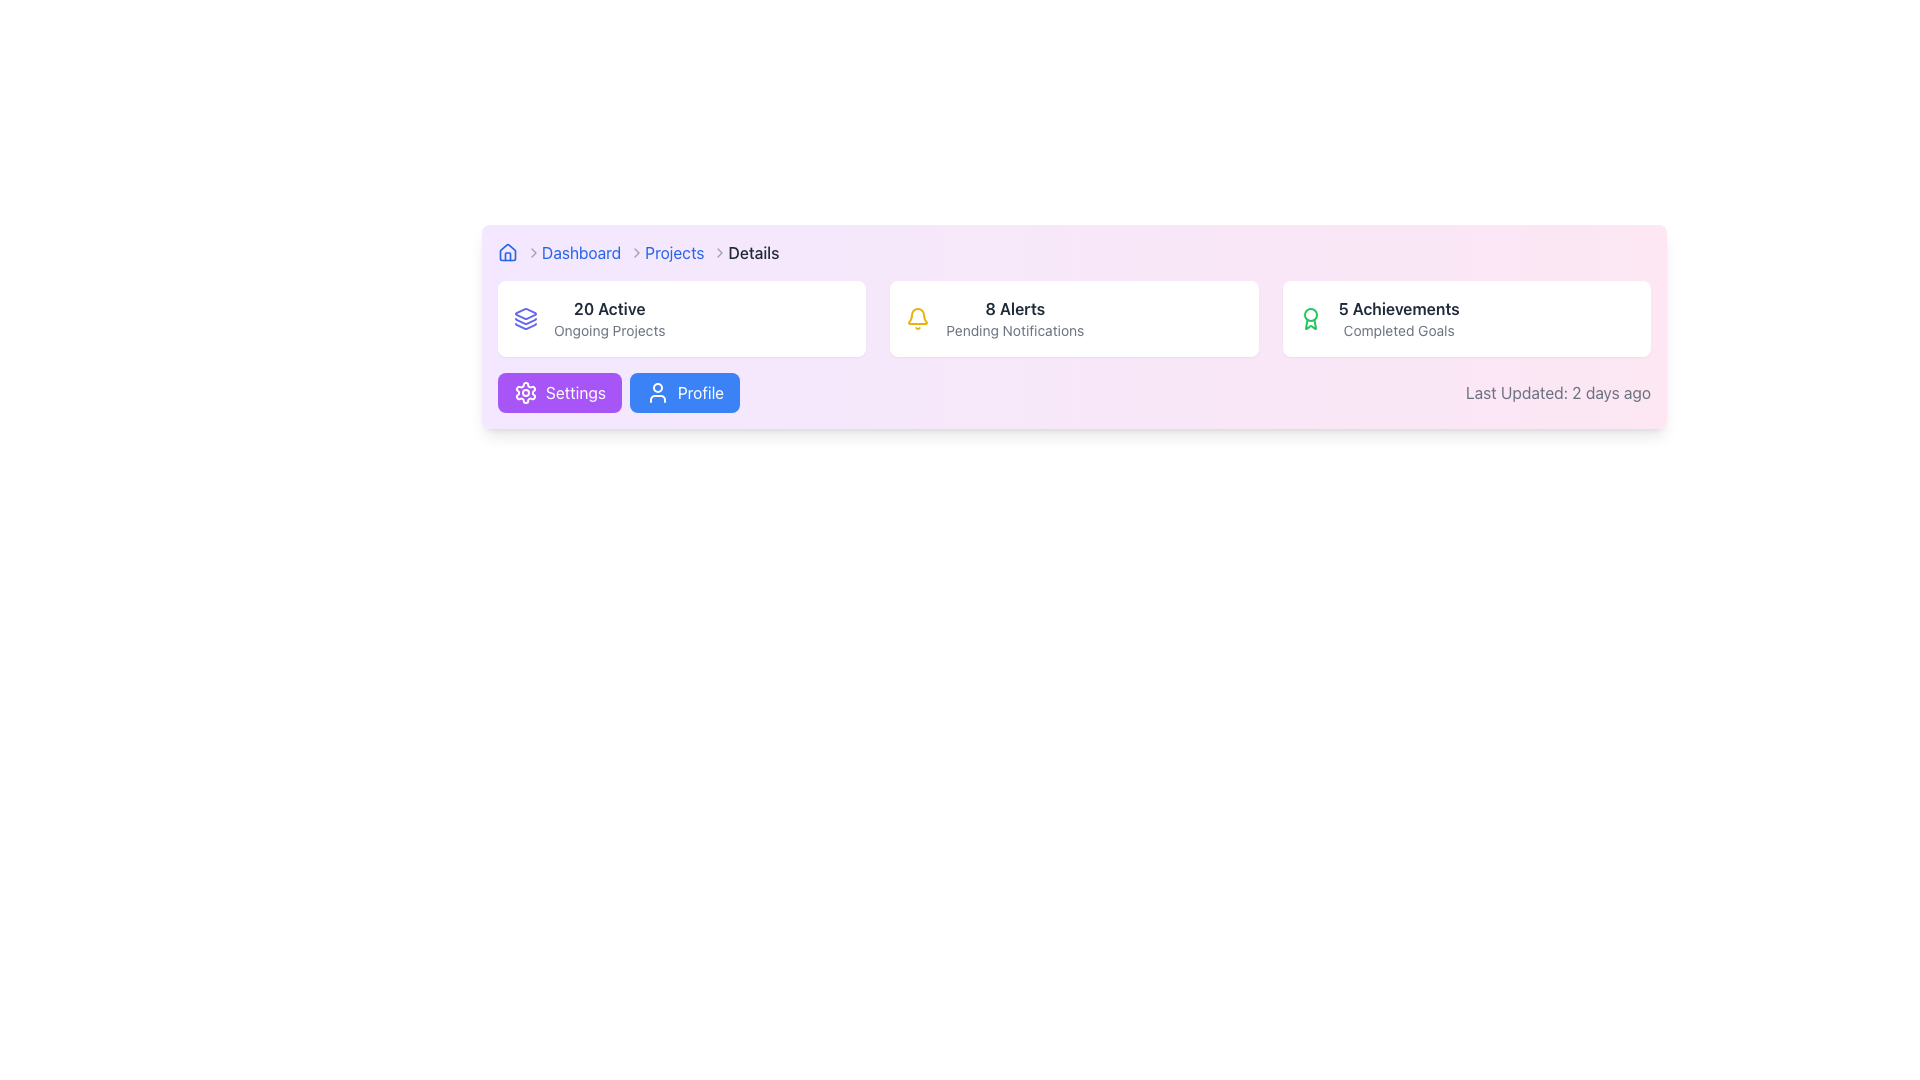 The height and width of the screenshot is (1080, 1920). What do you see at coordinates (575, 393) in the screenshot?
I see `the 'Settings' button, which is identified by its text label positioned on the right-hand side within the purple button for accessing settings or configuration options` at bounding box center [575, 393].